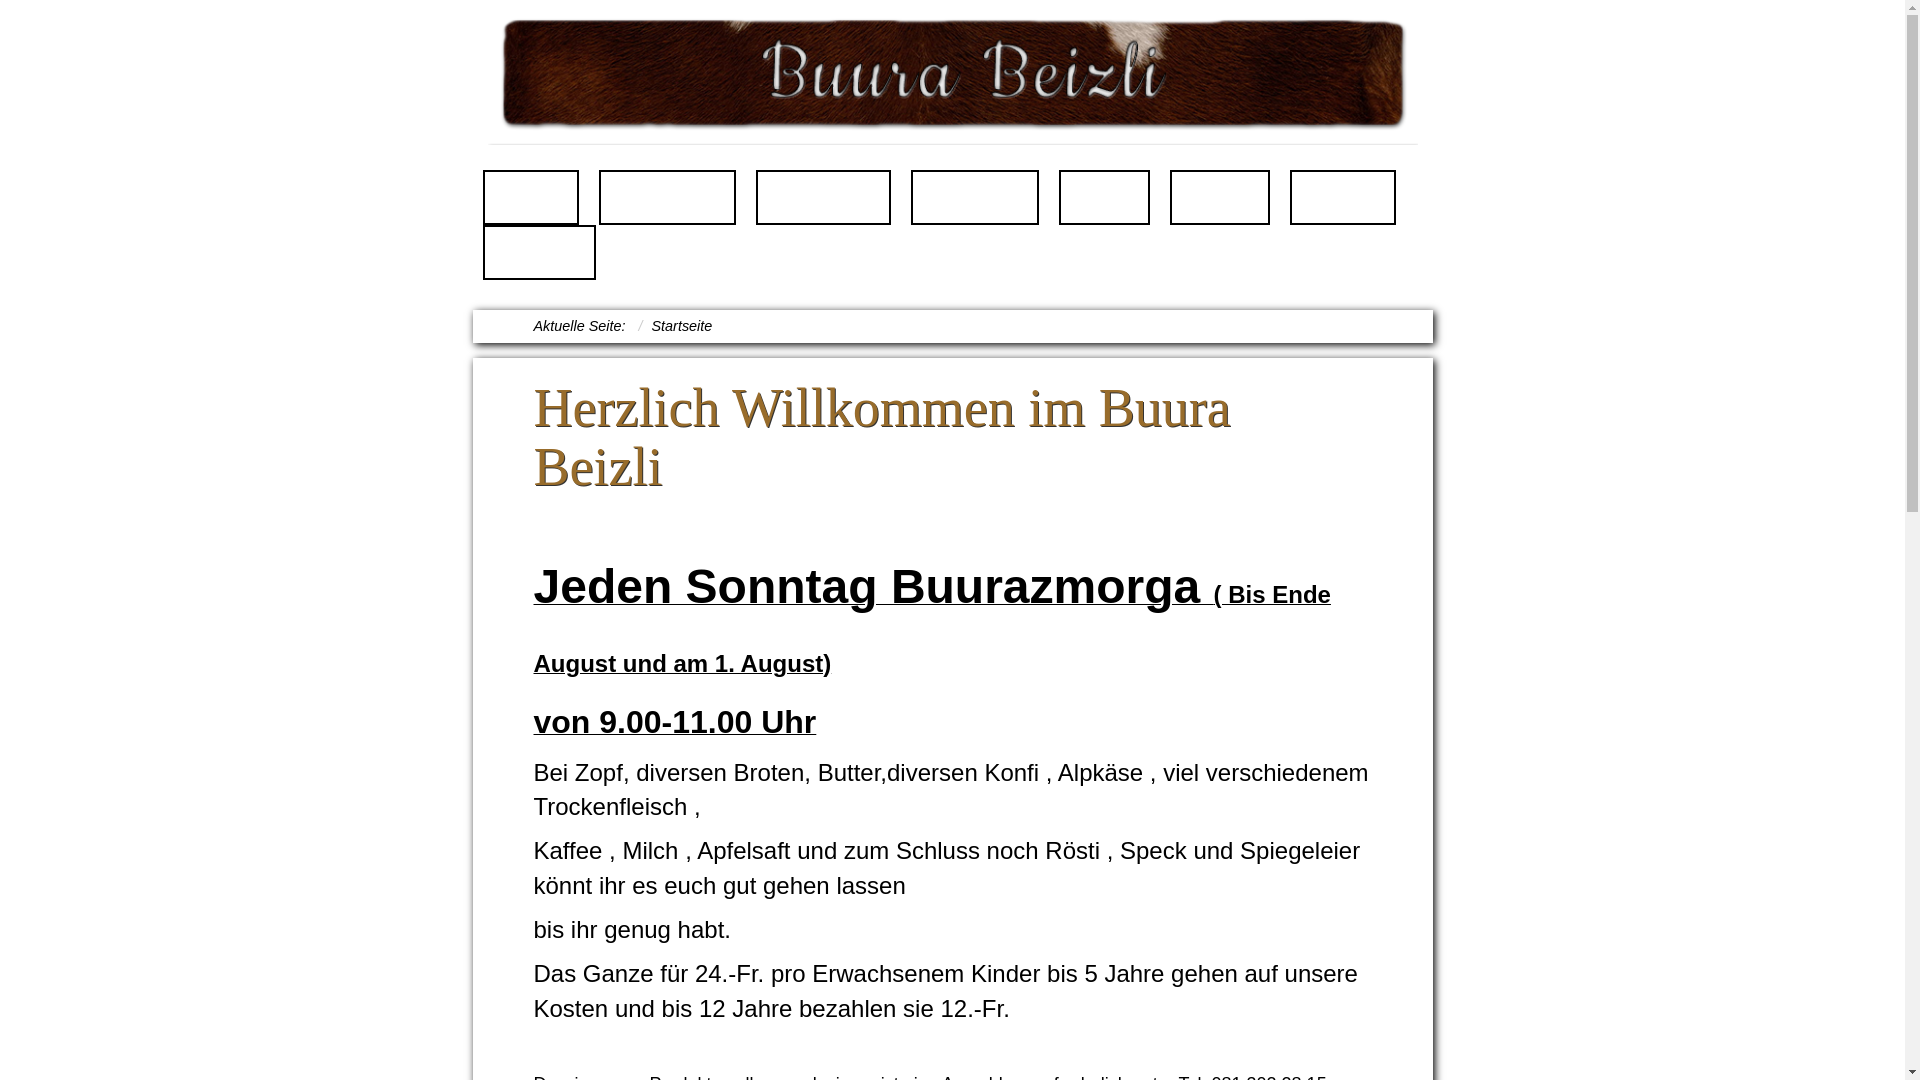 The image size is (1920, 1080). What do you see at coordinates (667, 197) in the screenshot?
I see `'Restaurant'` at bounding box center [667, 197].